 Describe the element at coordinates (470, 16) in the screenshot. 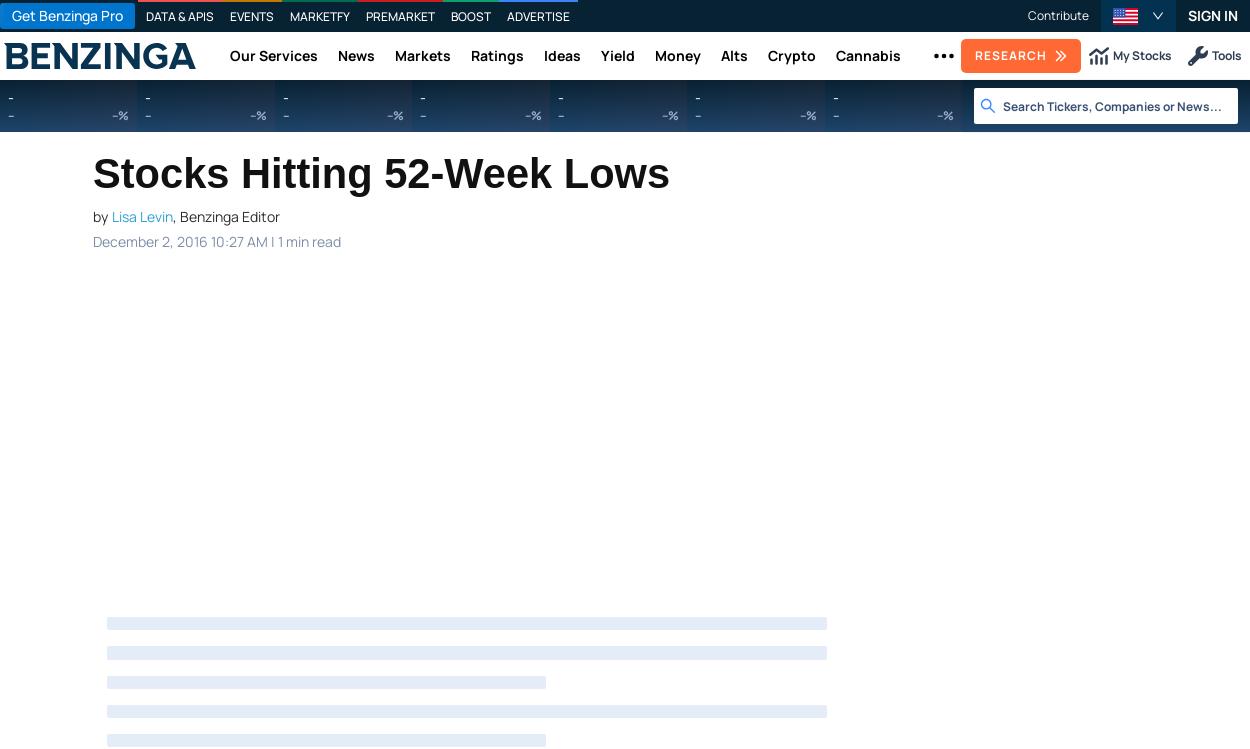

I see `'Boost'` at that location.